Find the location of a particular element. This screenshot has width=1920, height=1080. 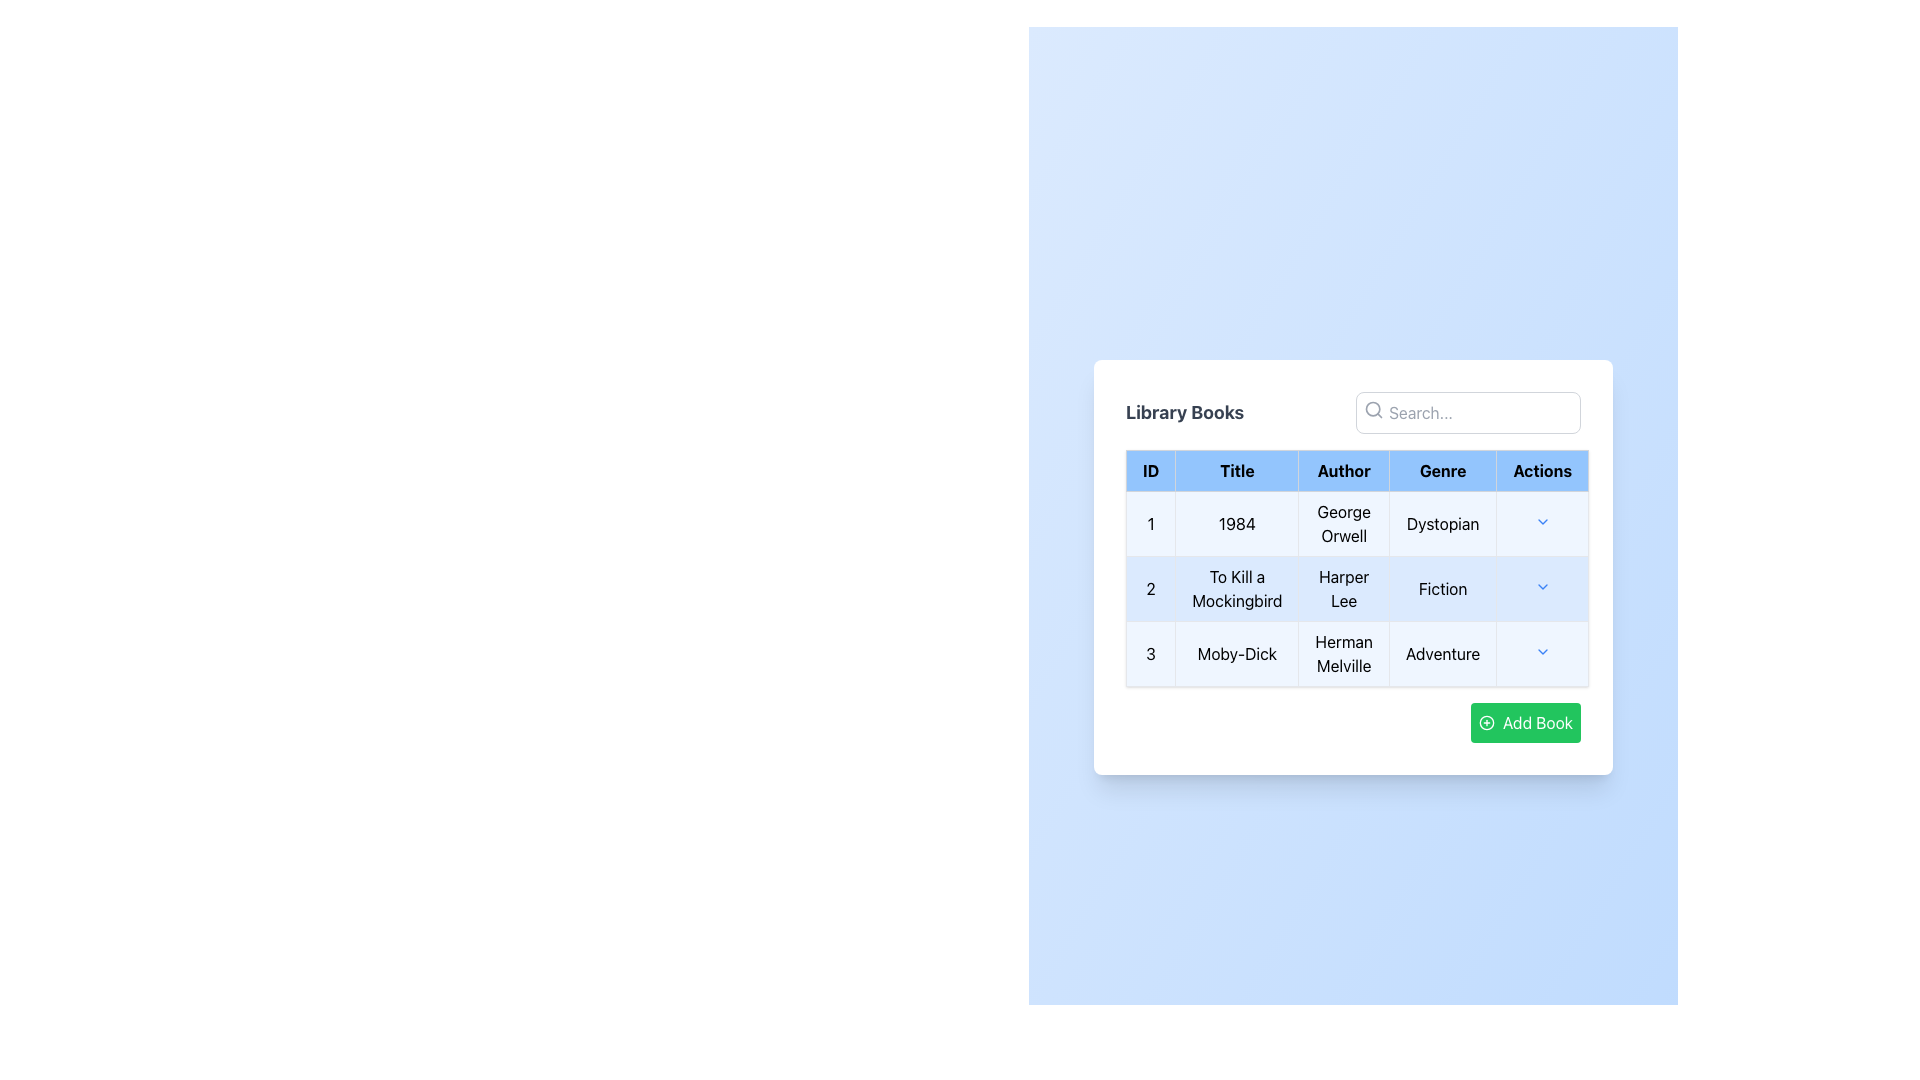

the static text label displaying the identifier or serial number in the second row of the table, first column under the 'ID' header is located at coordinates (1151, 587).